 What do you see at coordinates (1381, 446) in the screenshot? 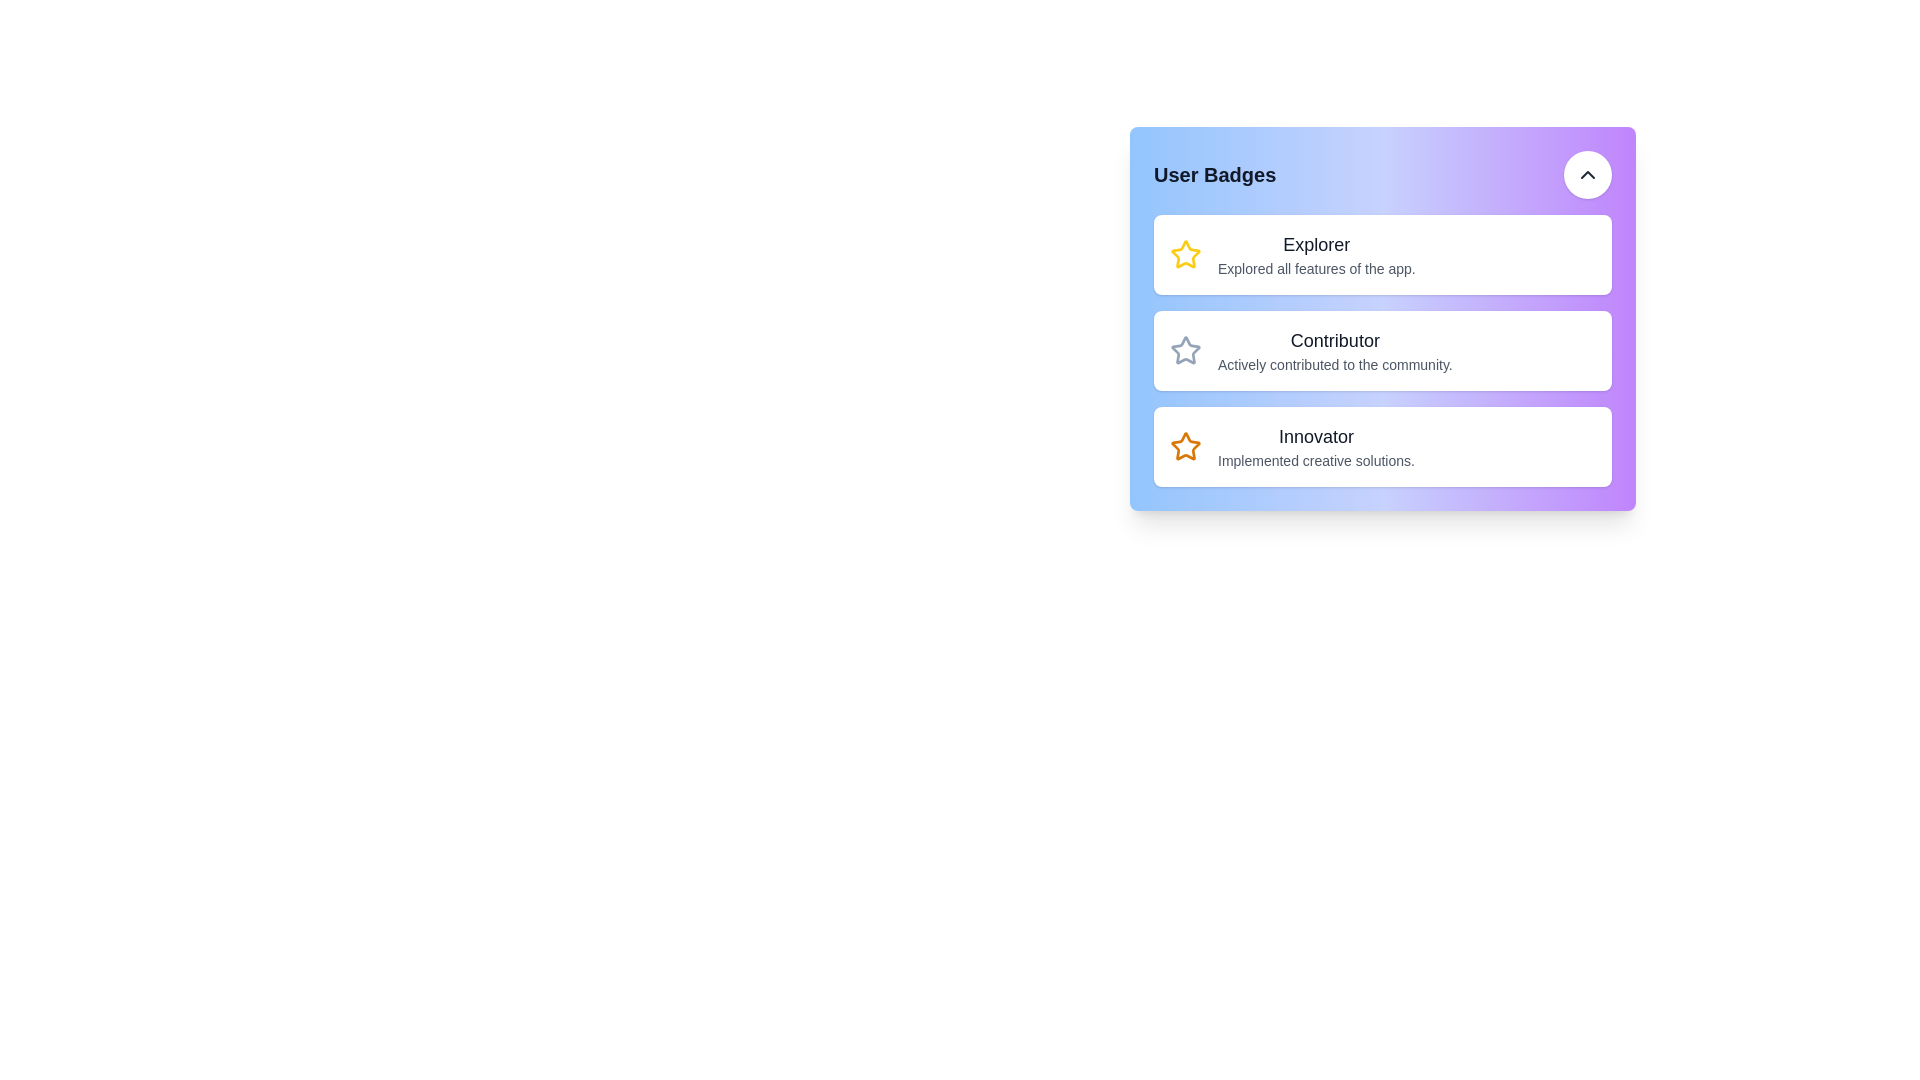
I see `text of the 'Innovator' badge, which features a star icon and describes the achievement 'Implemented creative solutions.'` at bounding box center [1381, 446].